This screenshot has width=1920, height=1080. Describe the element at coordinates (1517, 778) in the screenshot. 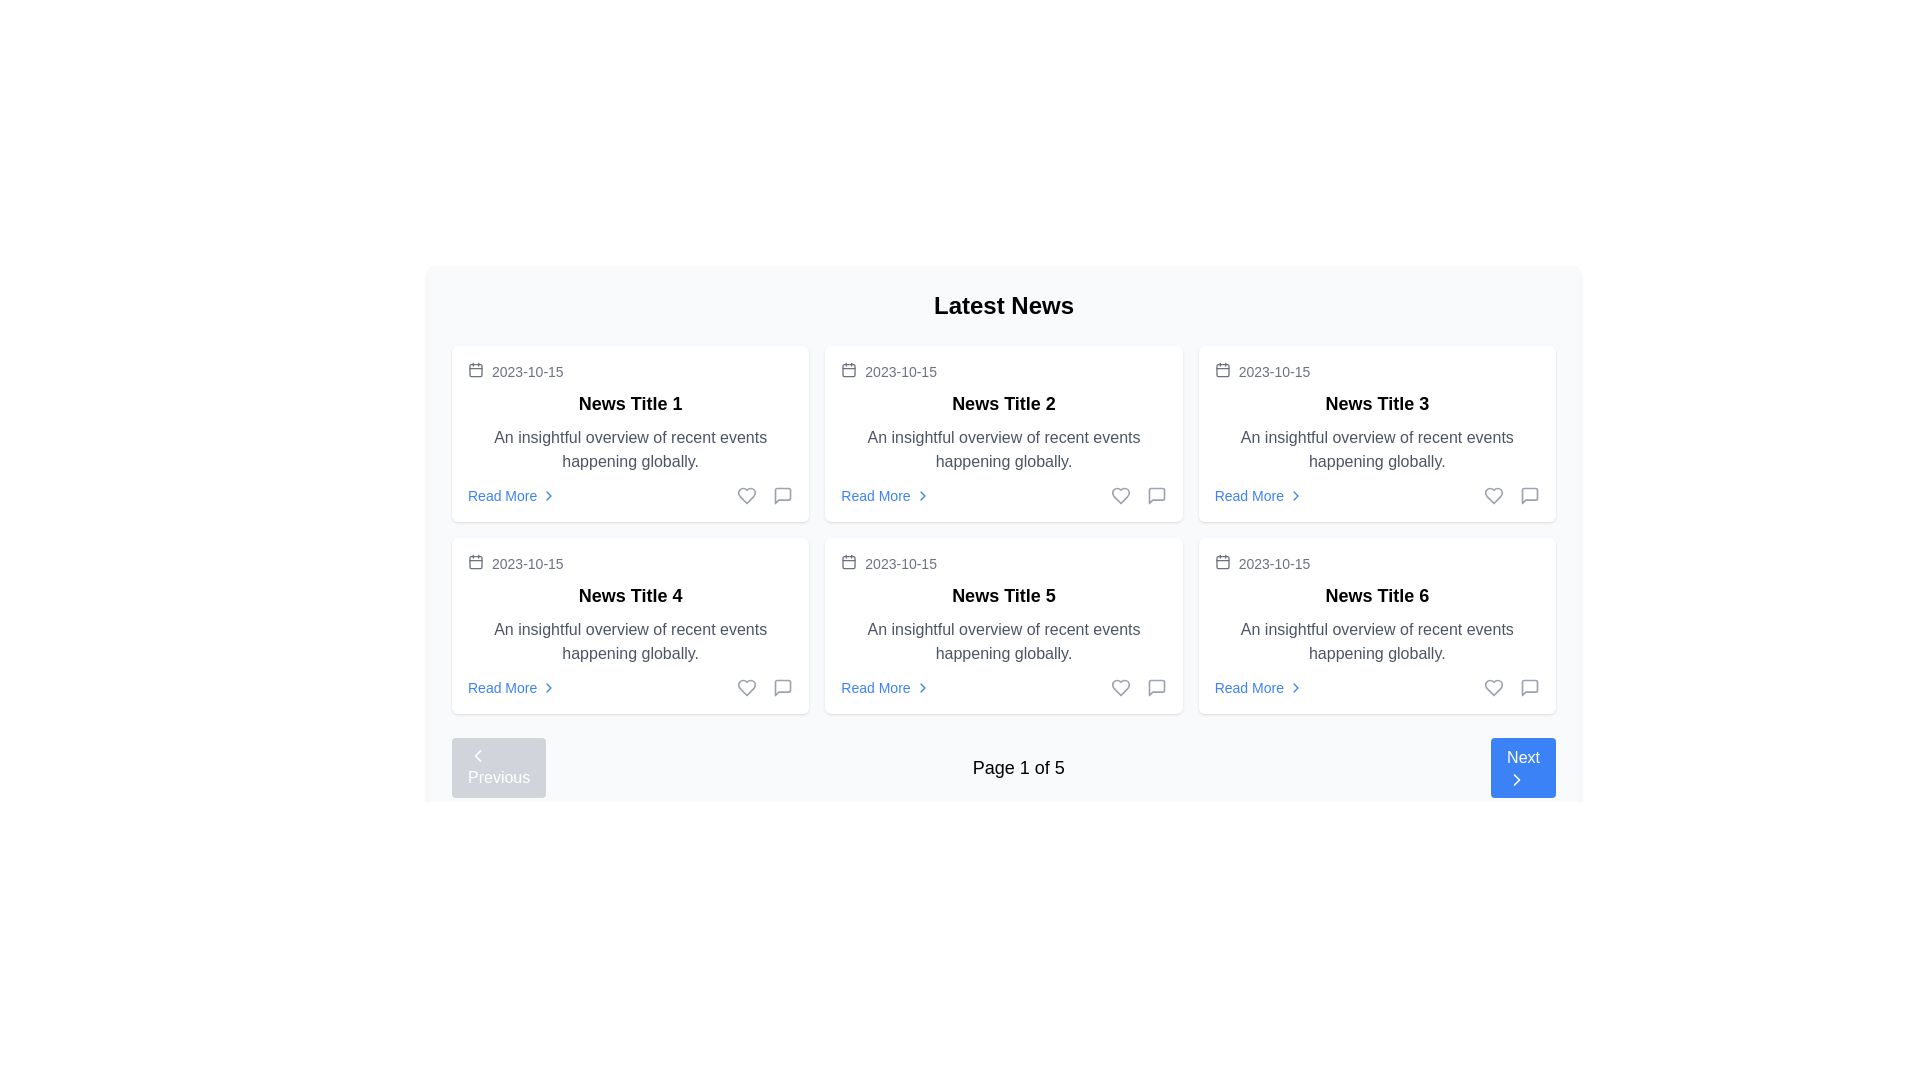

I see `the chevron icon located inside the 'Next' button at the bottom-right corner of the user interface` at that location.